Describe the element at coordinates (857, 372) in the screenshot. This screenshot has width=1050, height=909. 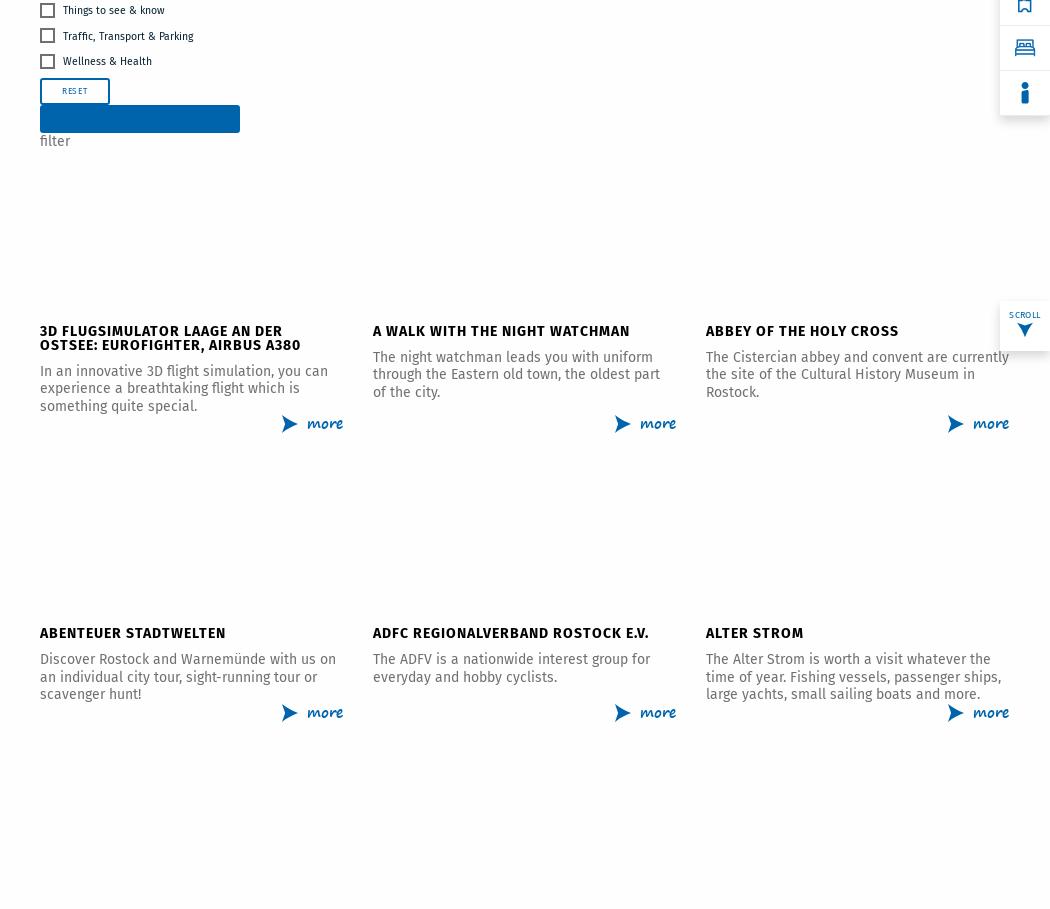
I see `'The Cistercian abbey and convent are currently the site of the Cultural History Museum in Rostock.'` at that location.